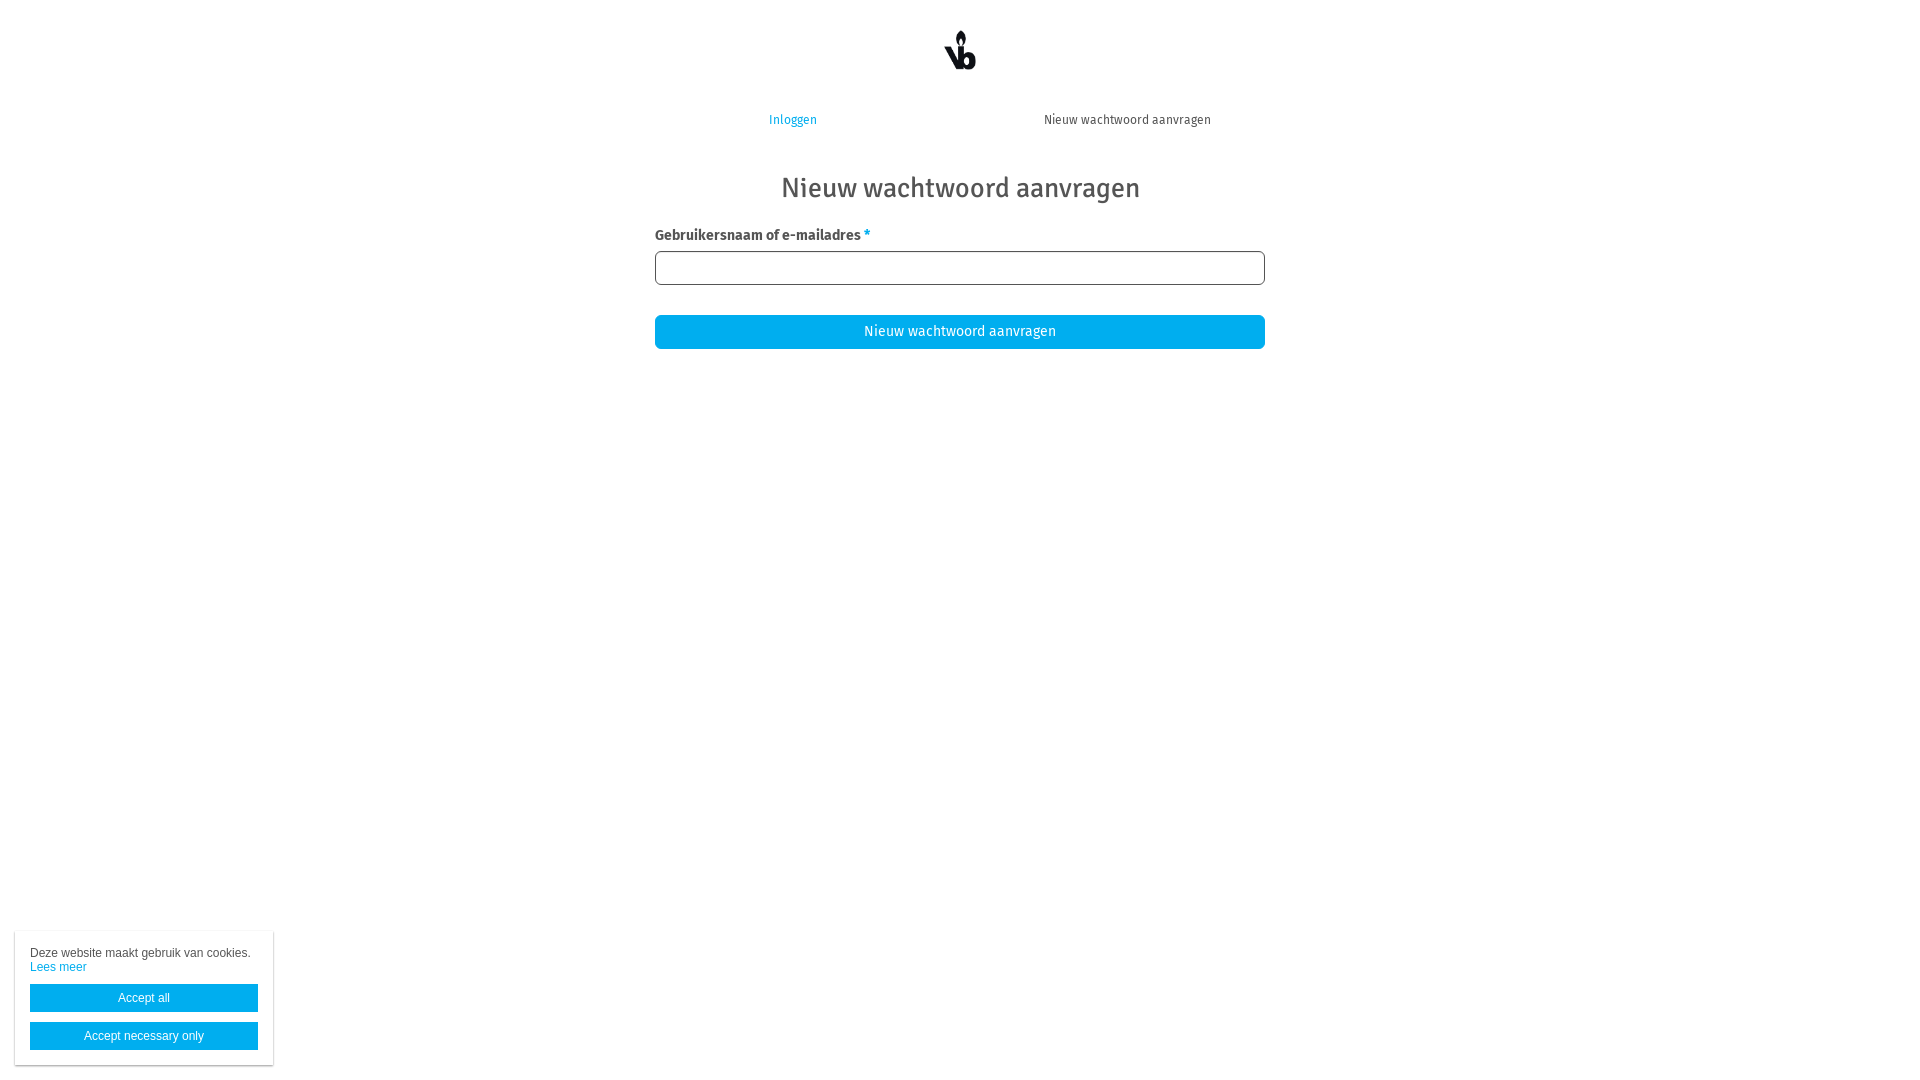 The height and width of the screenshot is (1080, 1920). What do you see at coordinates (791, 119) in the screenshot?
I see `'Inloggen'` at bounding box center [791, 119].